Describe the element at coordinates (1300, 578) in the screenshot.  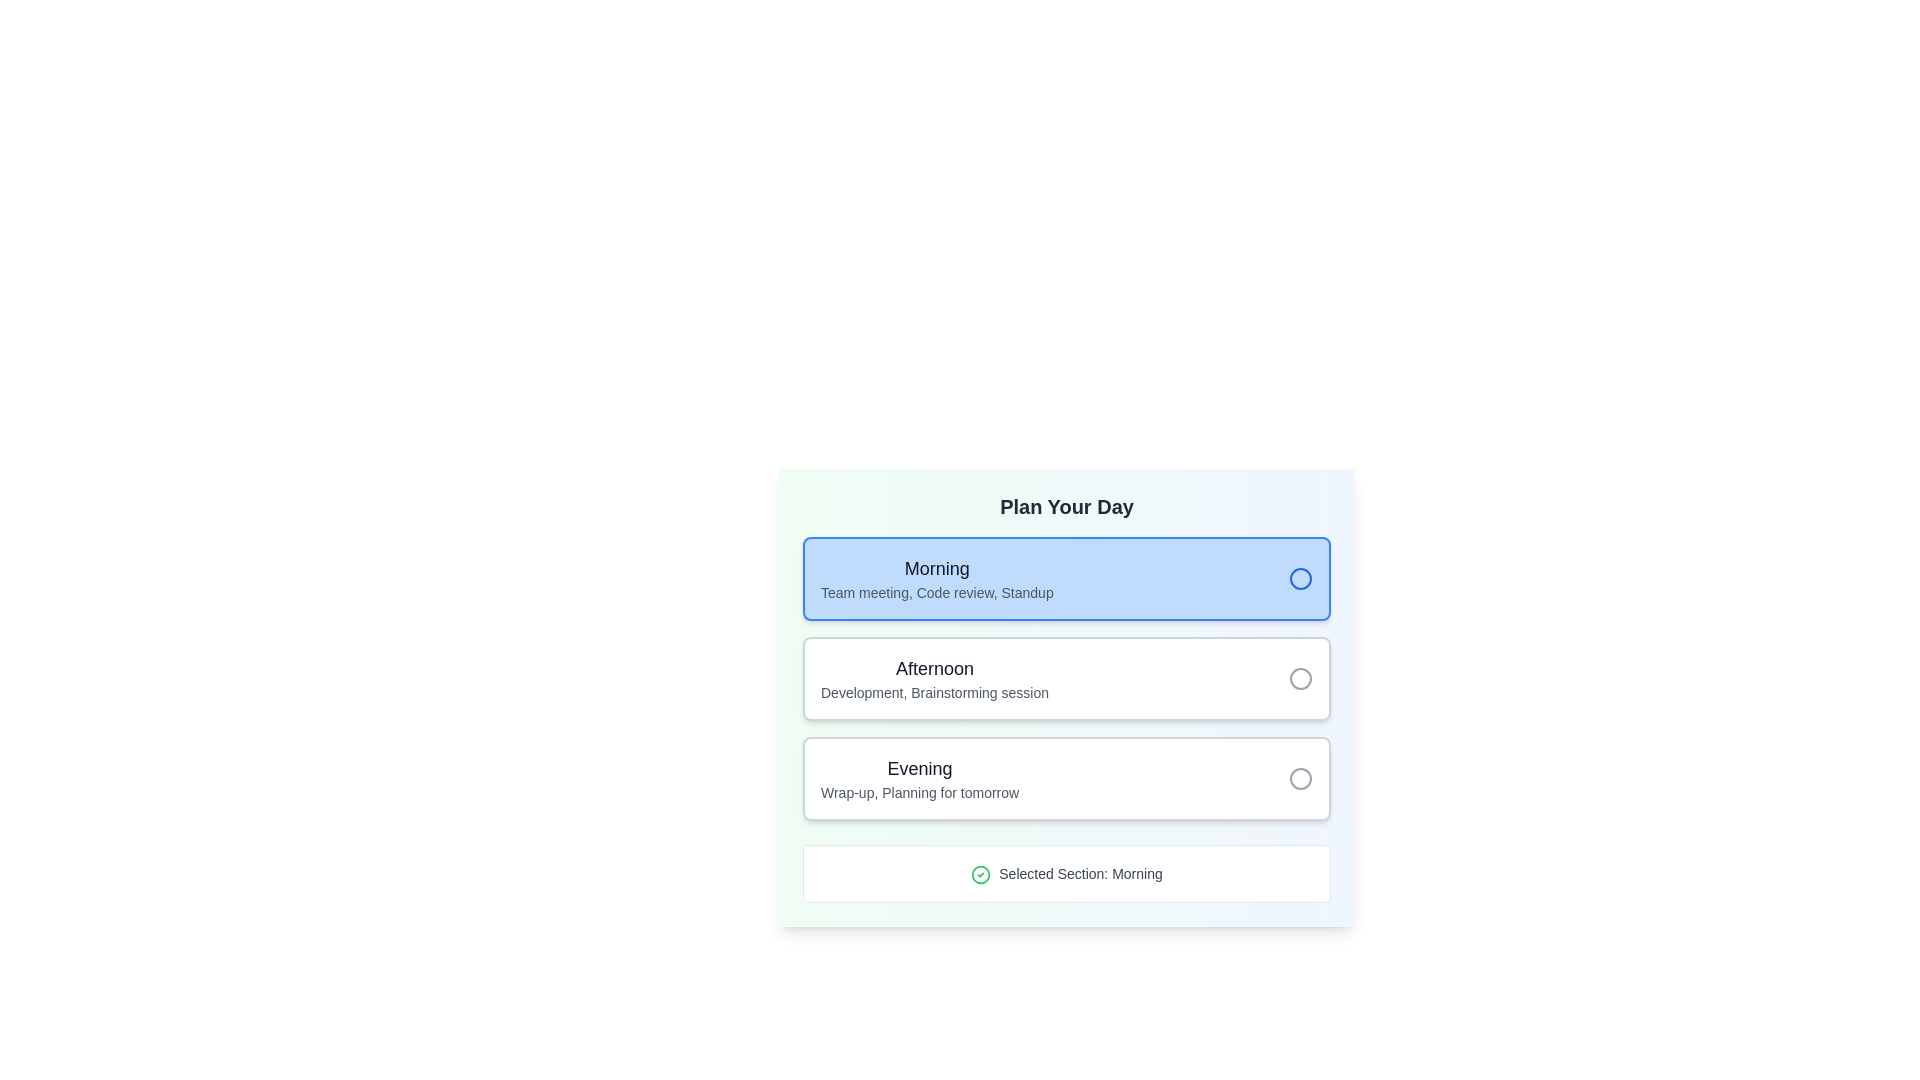
I see `the circular graphical element in the top-right corner of the blue section labeled 'Morning', which indicates a selection or an active state` at that location.